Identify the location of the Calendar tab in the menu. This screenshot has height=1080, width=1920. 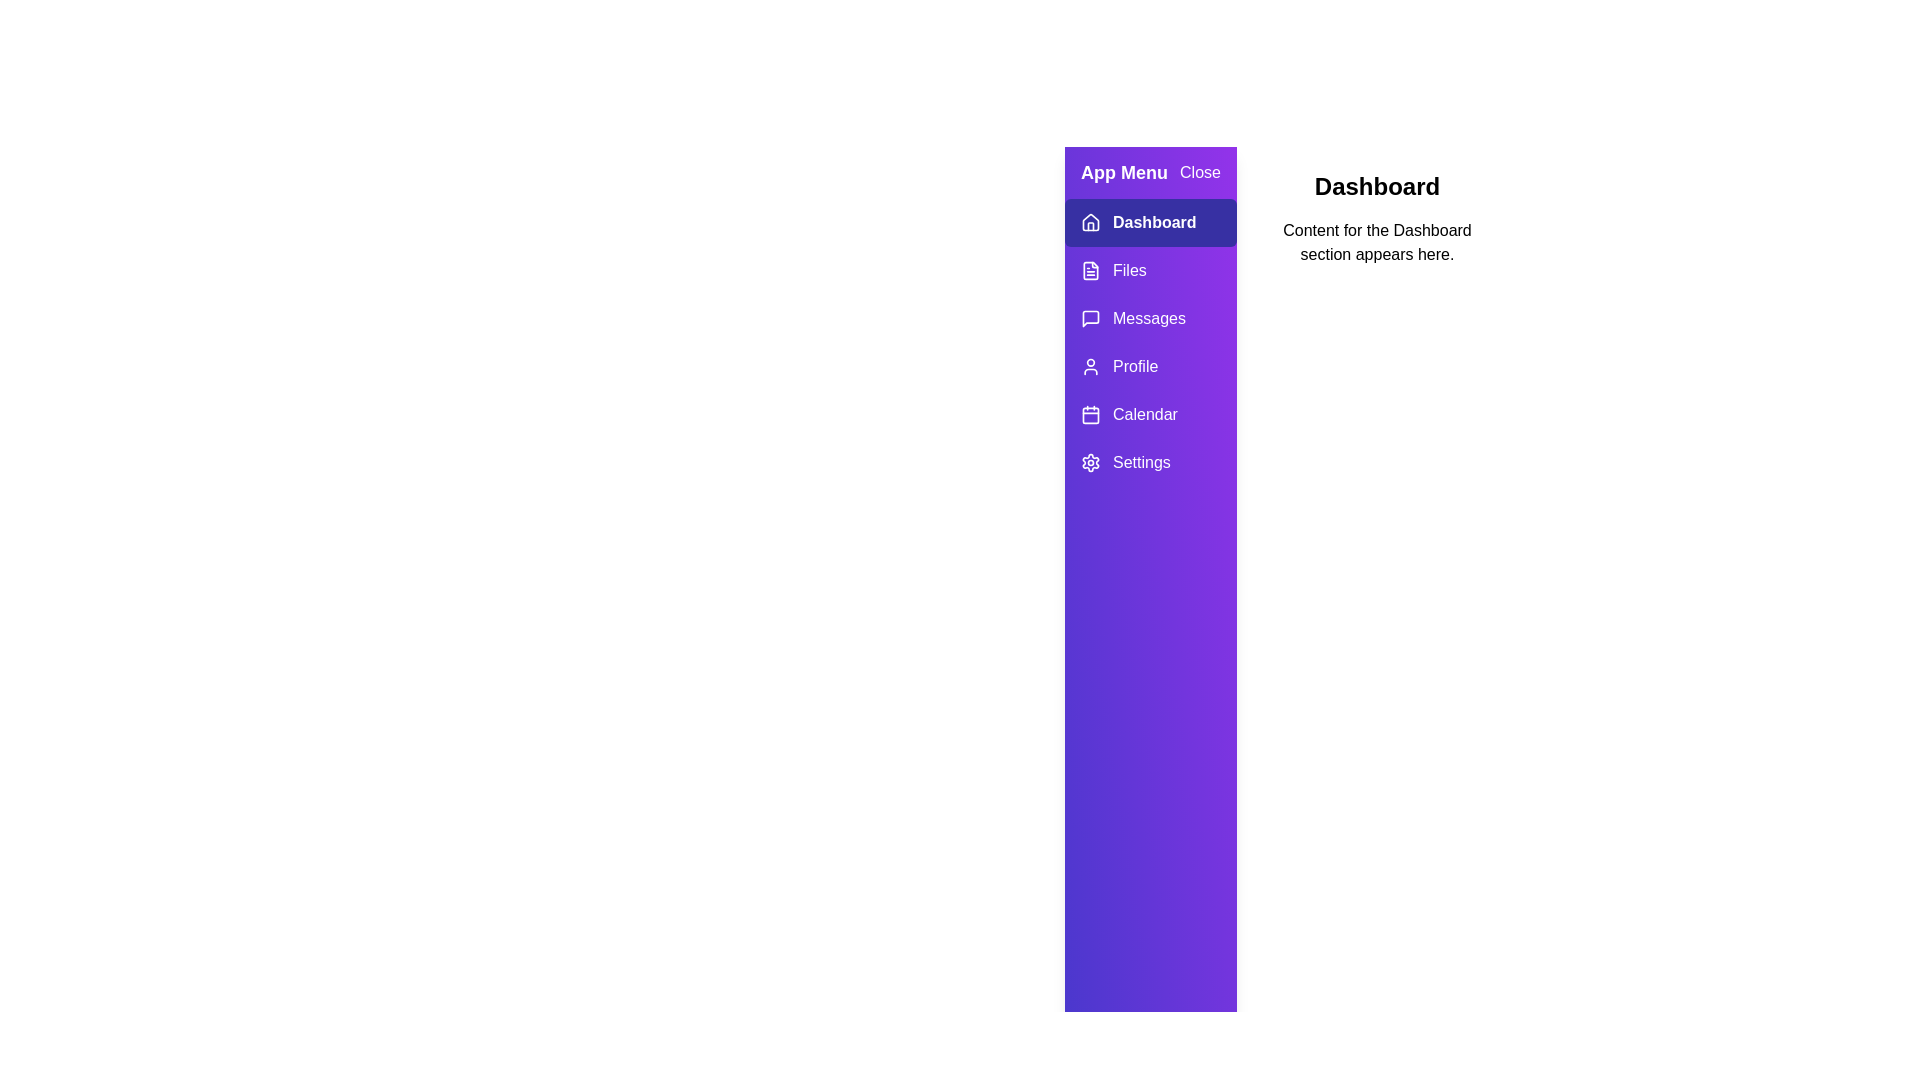
(1150, 414).